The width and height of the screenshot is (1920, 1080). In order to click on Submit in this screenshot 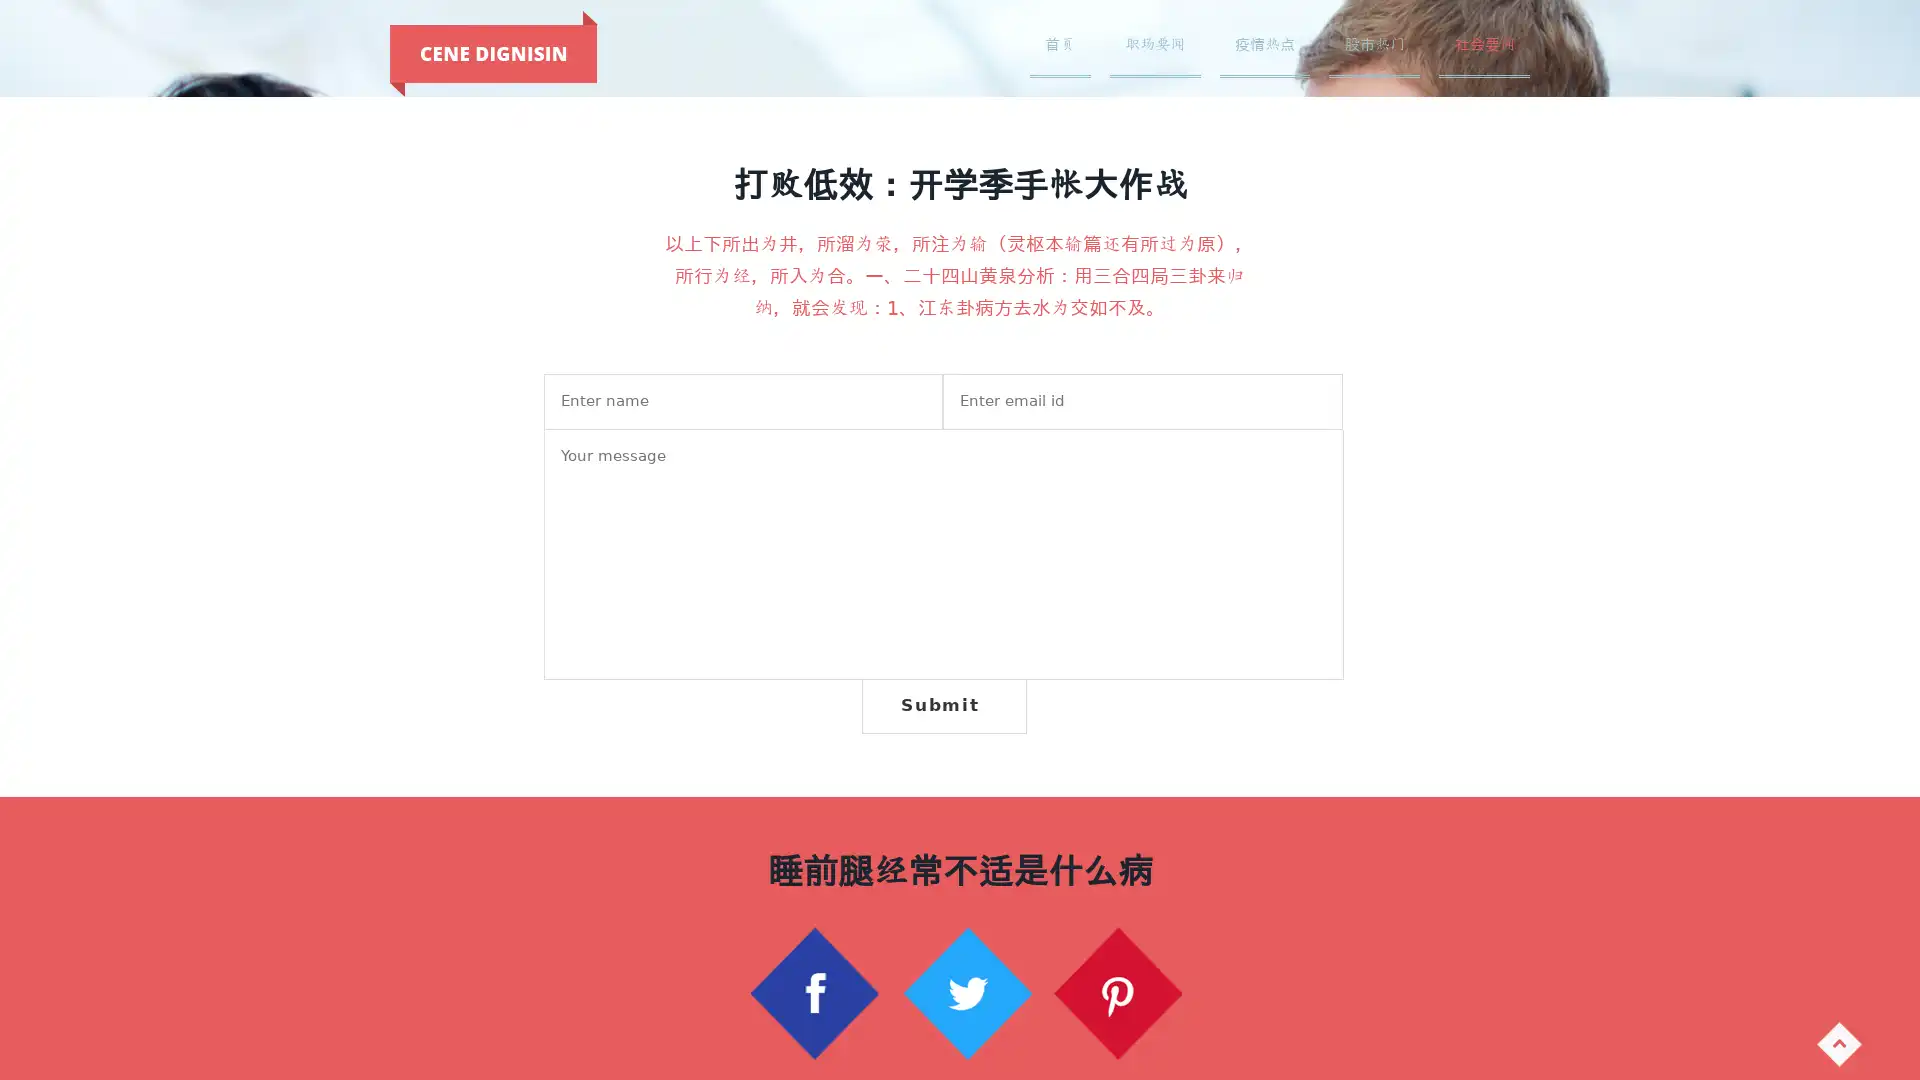, I will do `click(942, 704)`.